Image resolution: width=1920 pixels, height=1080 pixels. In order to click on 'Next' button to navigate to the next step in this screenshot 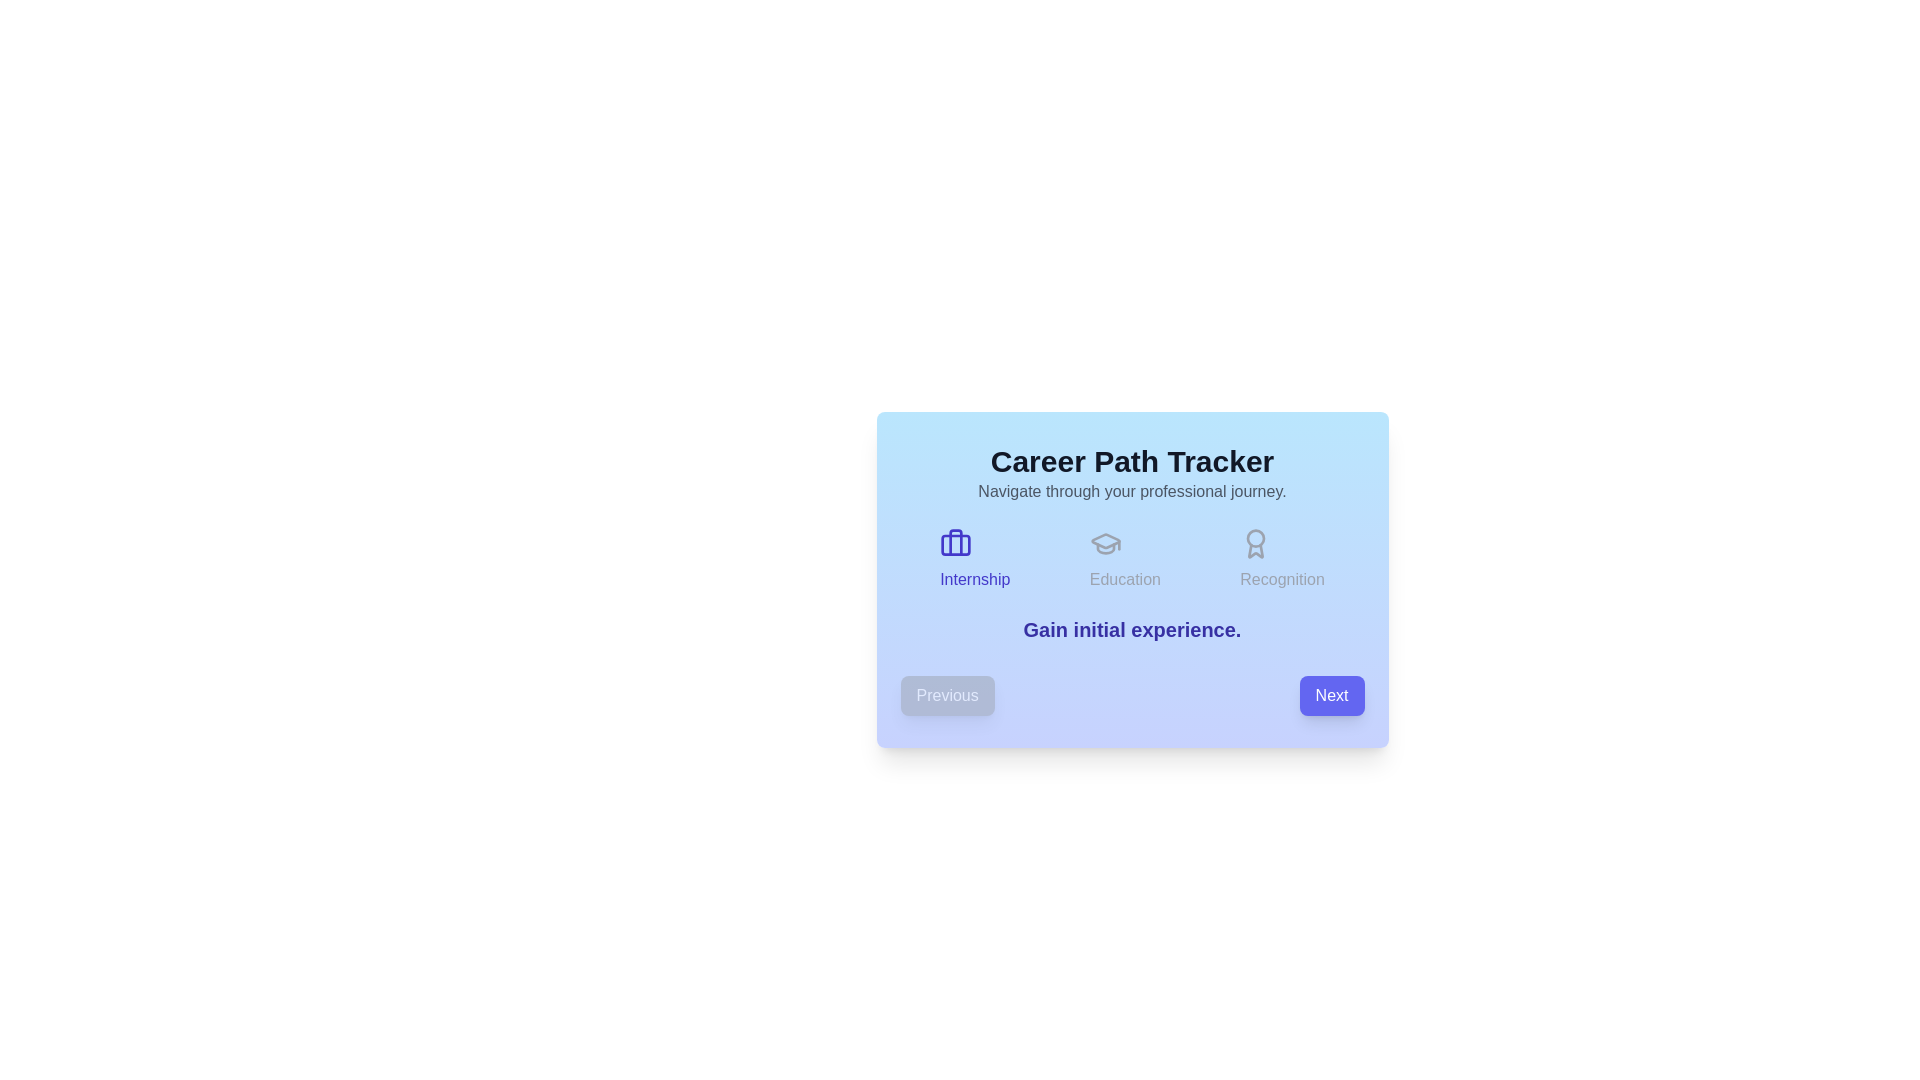, I will do `click(1331, 694)`.